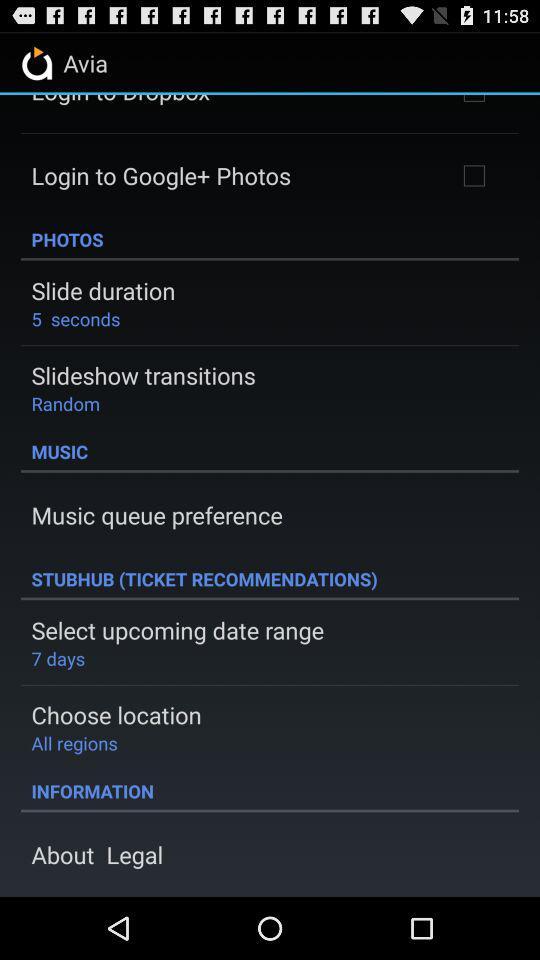 The image size is (540, 960). I want to click on the item below the stubhub (ticket recommendations) item, so click(177, 629).